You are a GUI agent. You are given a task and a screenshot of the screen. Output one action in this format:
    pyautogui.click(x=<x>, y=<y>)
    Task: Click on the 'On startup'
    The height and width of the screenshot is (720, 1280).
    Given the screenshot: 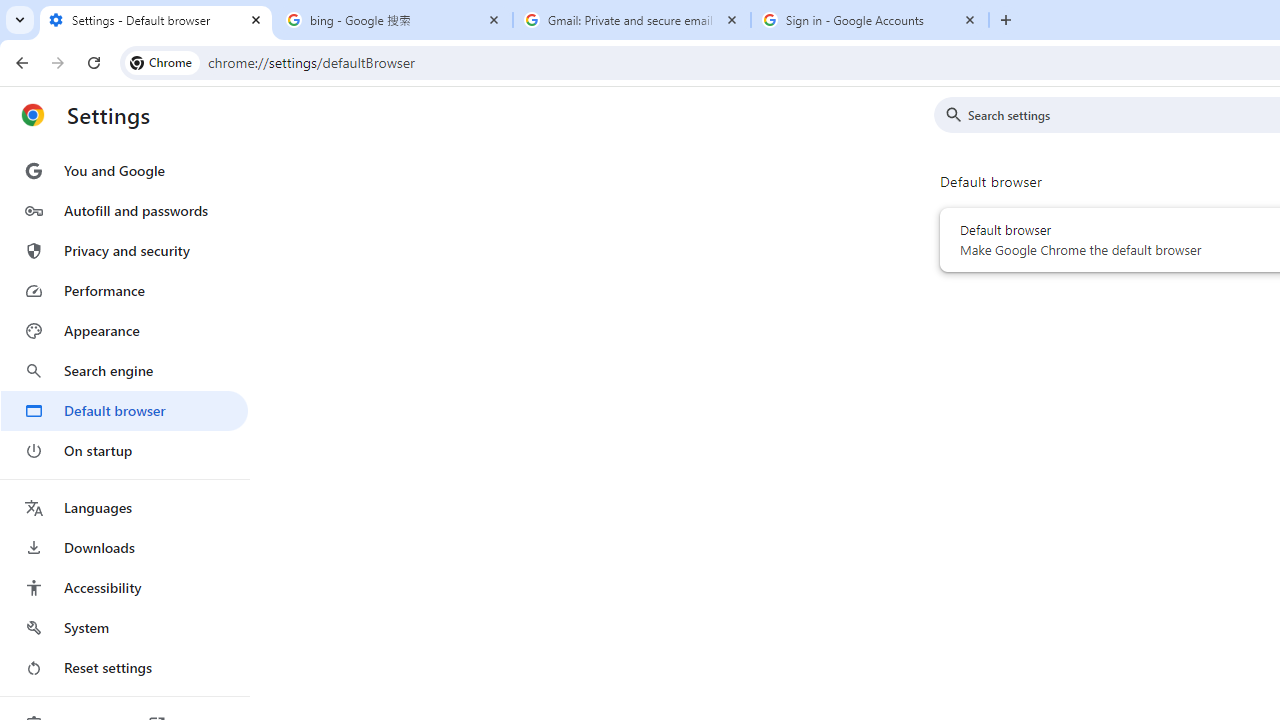 What is the action you would take?
    pyautogui.click(x=123, y=451)
    